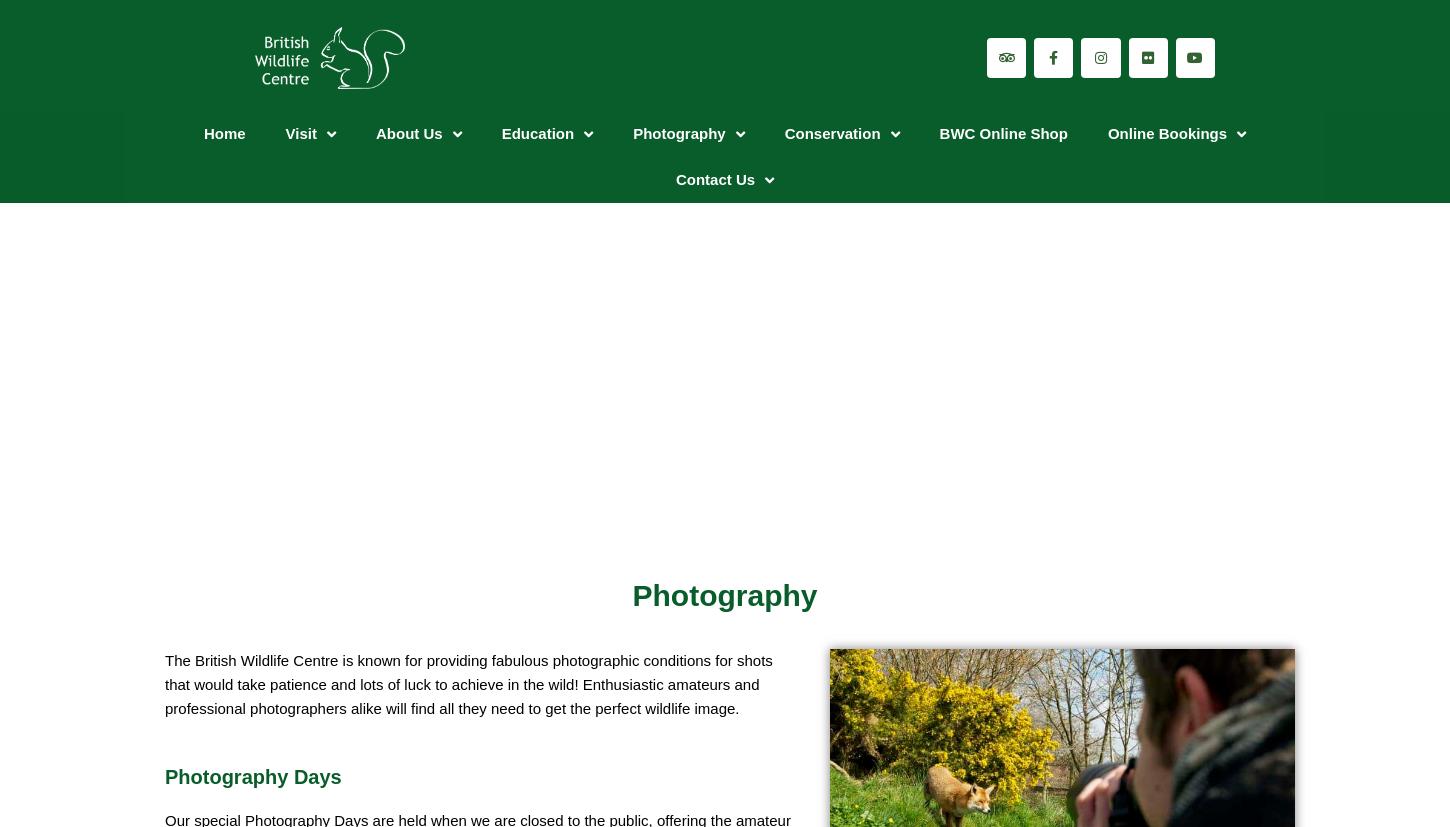  Describe the element at coordinates (408, 133) in the screenshot. I see `'About Us'` at that location.